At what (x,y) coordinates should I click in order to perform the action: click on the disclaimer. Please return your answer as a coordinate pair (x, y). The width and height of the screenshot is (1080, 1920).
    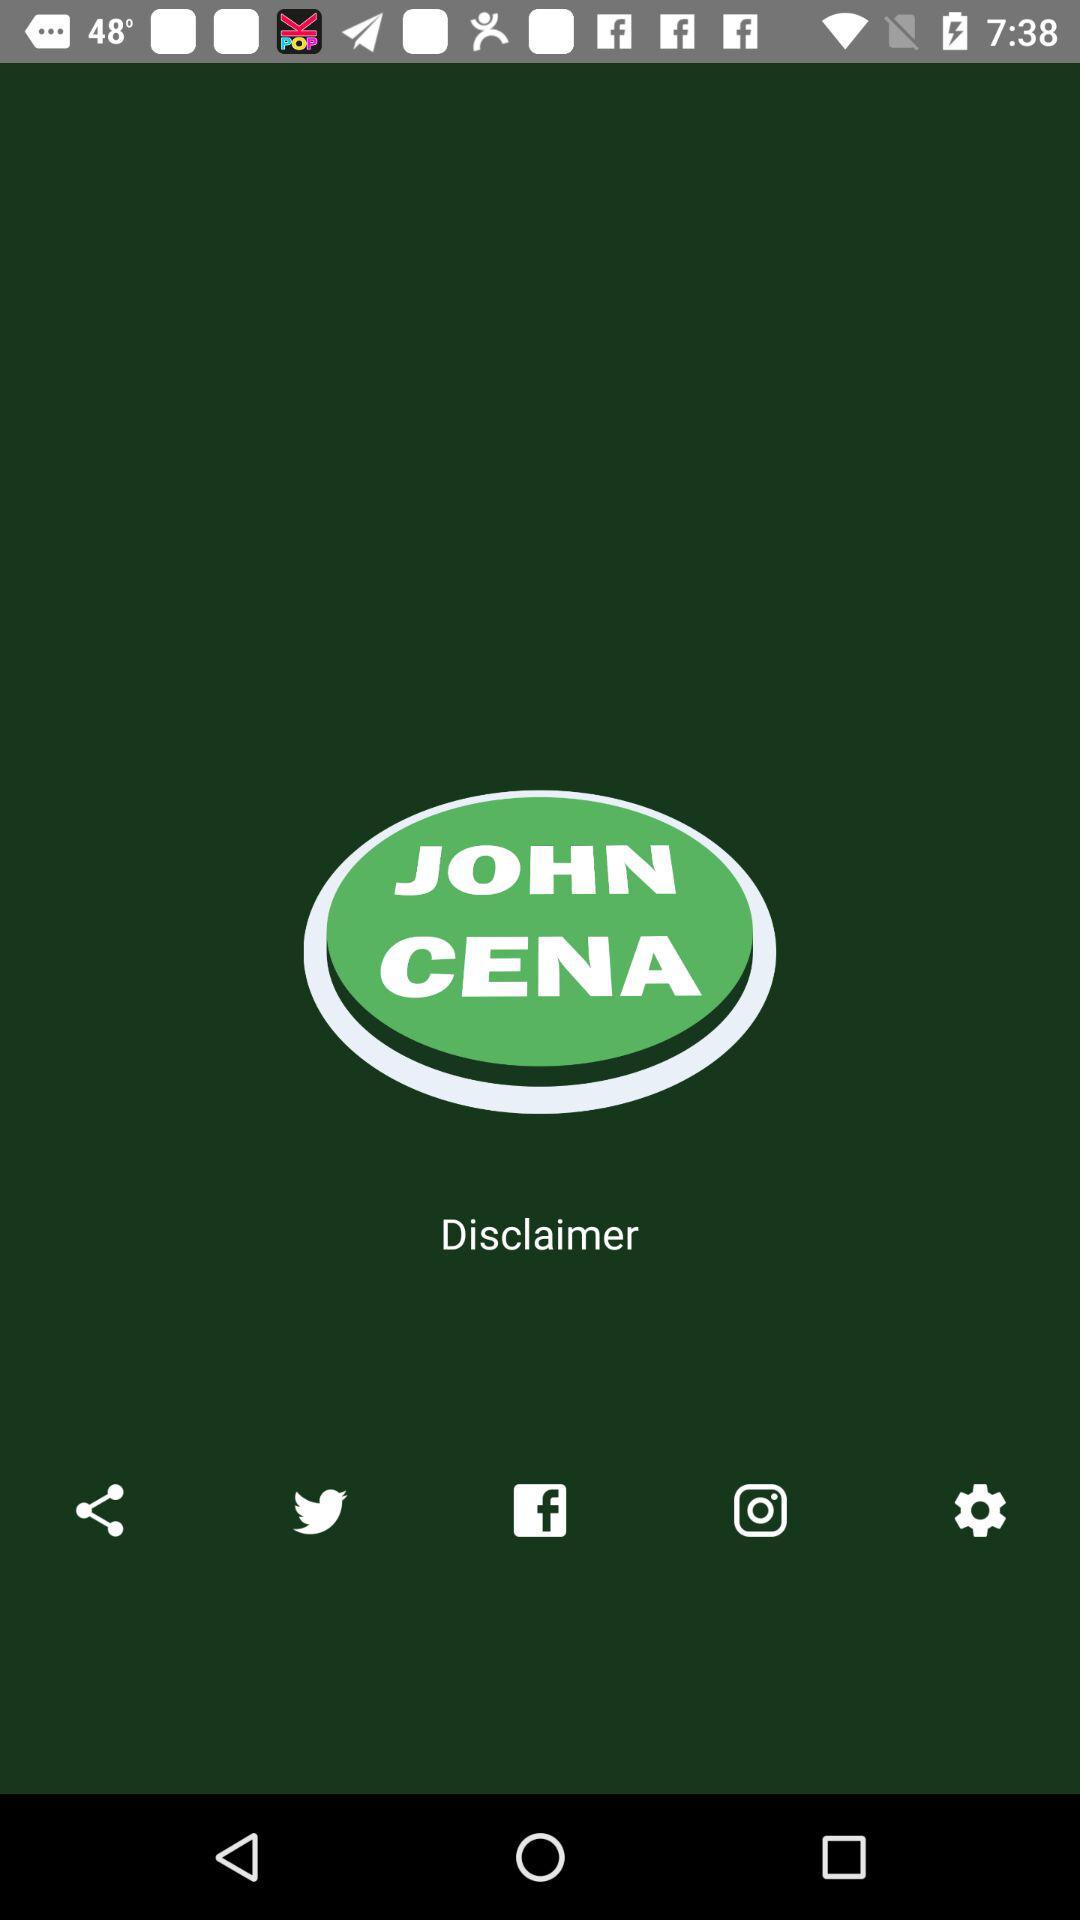
    Looking at the image, I should click on (538, 1232).